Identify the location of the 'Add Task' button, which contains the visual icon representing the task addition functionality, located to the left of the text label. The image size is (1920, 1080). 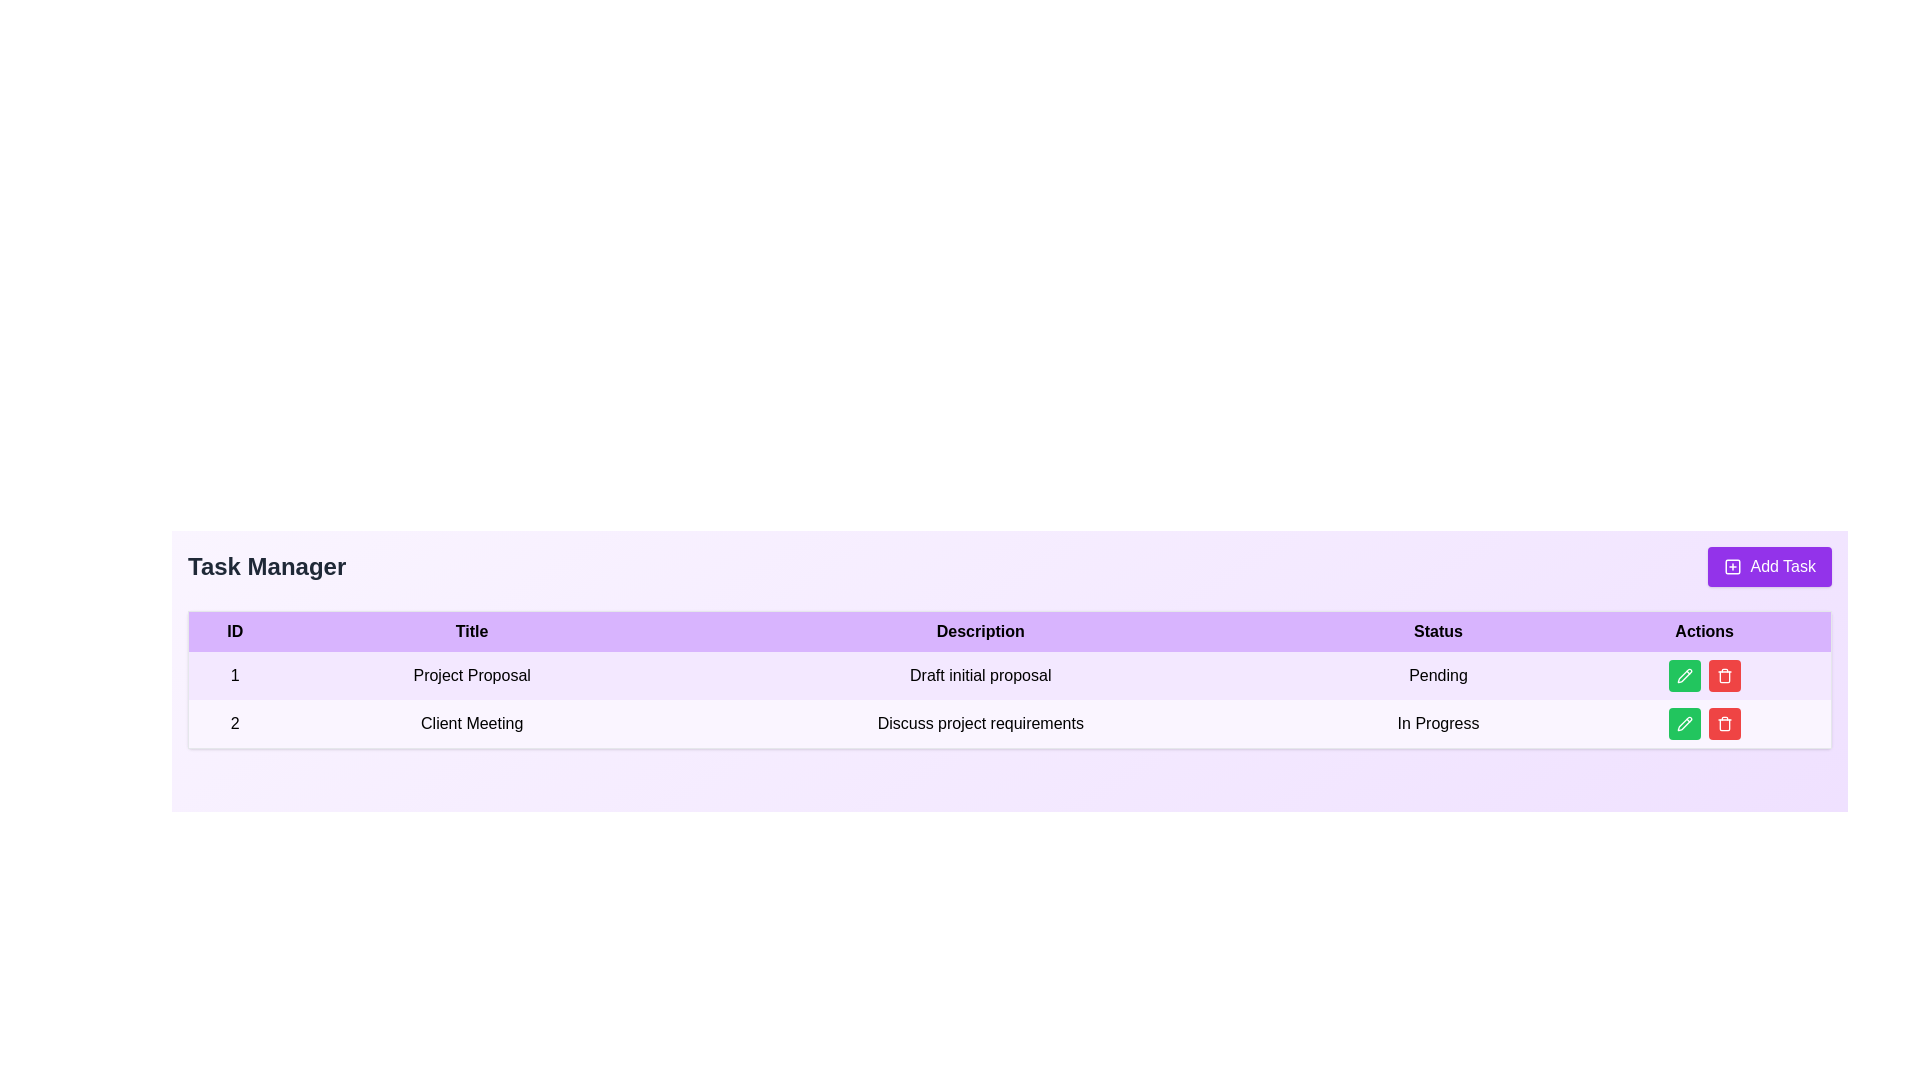
(1732, 567).